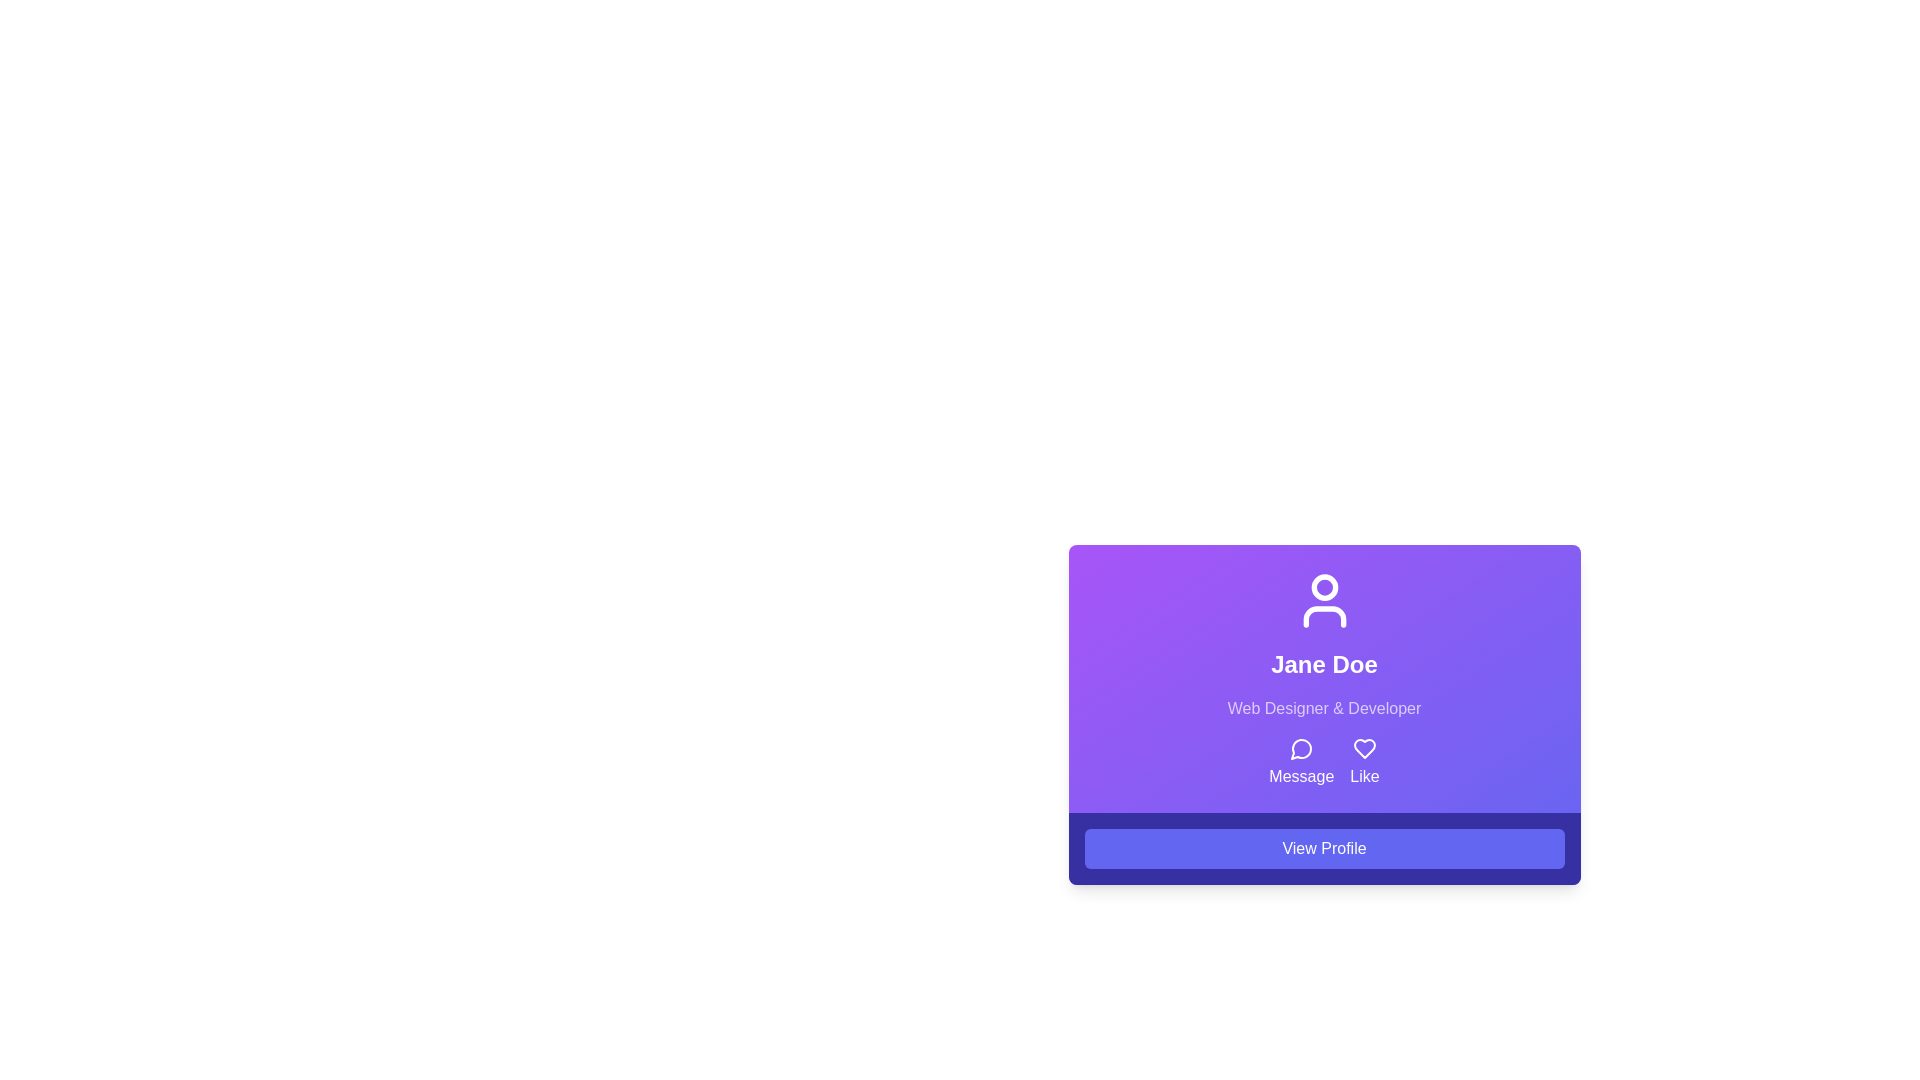 Image resolution: width=1920 pixels, height=1080 pixels. What do you see at coordinates (1324, 848) in the screenshot?
I see `the unique navigational button located at the middle bottom of the profile card` at bounding box center [1324, 848].